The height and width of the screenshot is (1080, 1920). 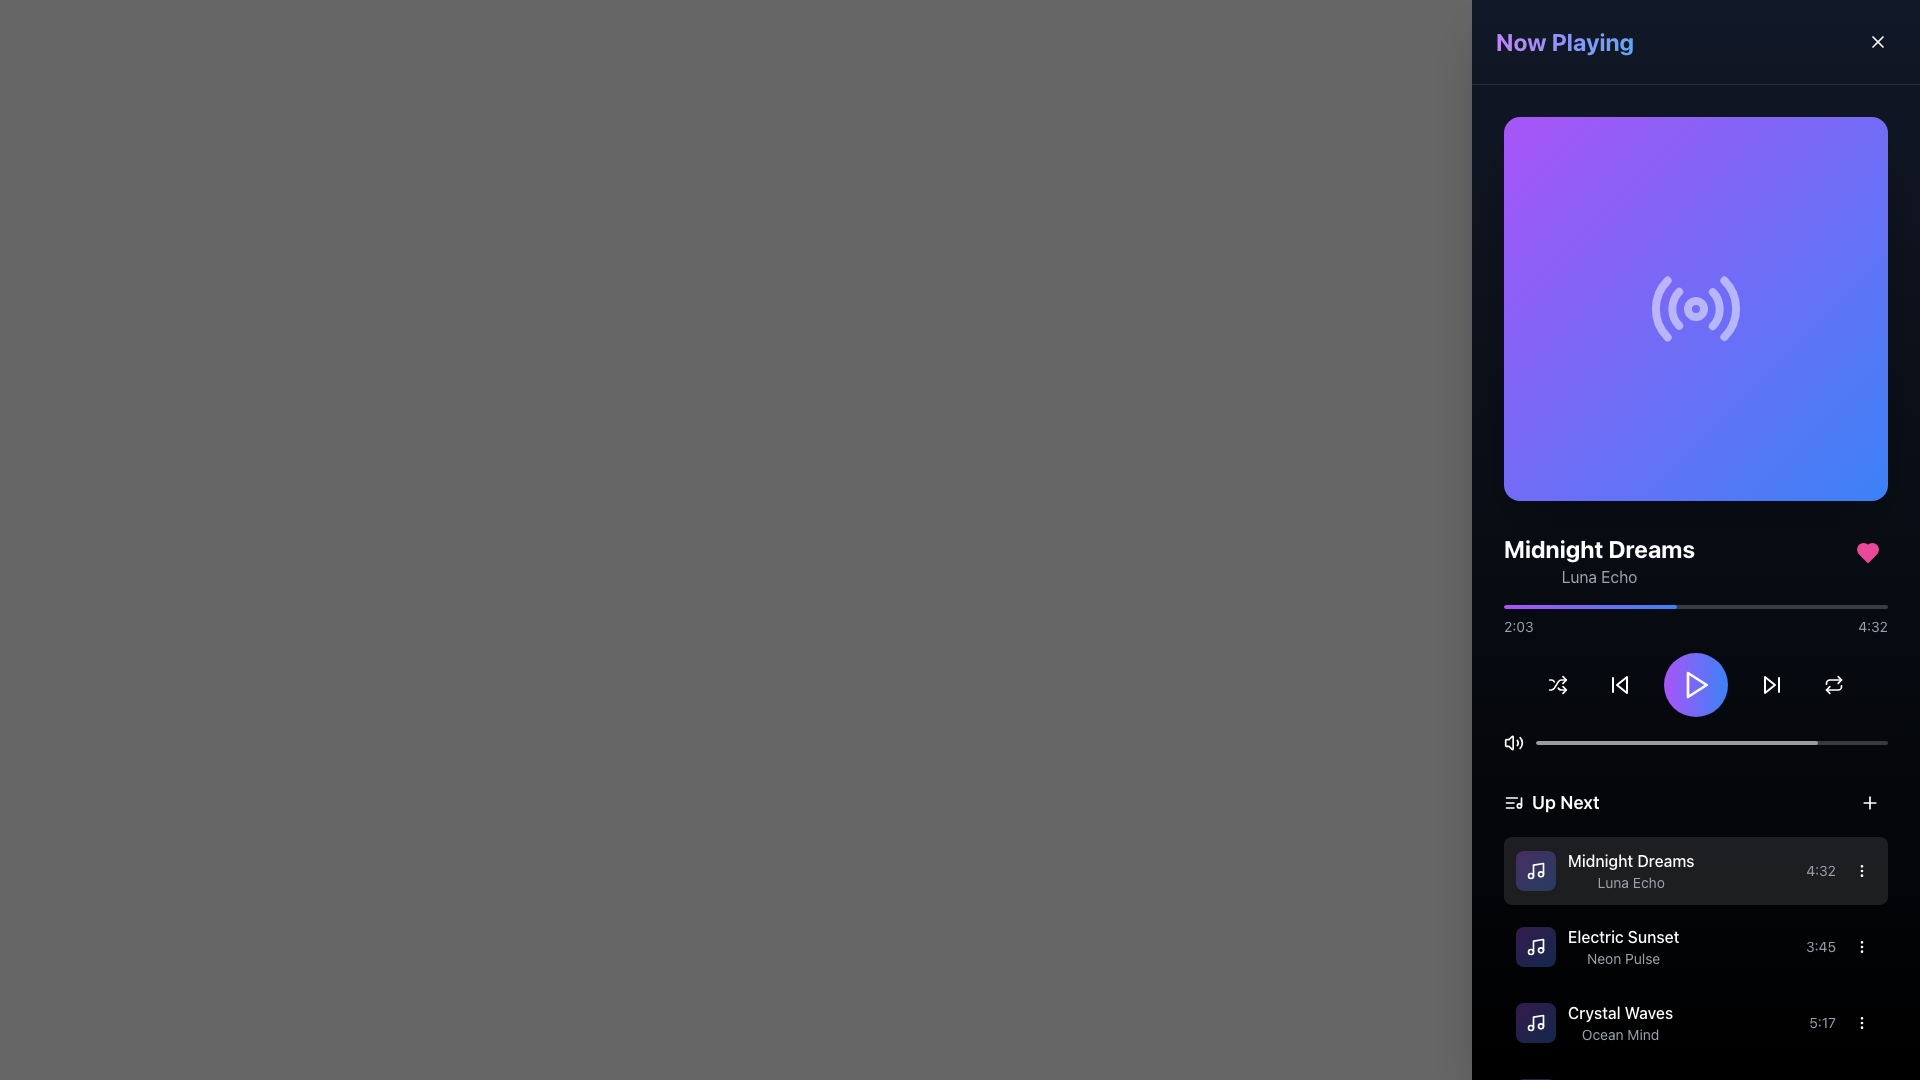 I want to click on the musical note icon located in the 'Up Next' section, positioned to the left of 'Midnight Dreams' and 'Luna Echo', so click(x=1535, y=946).